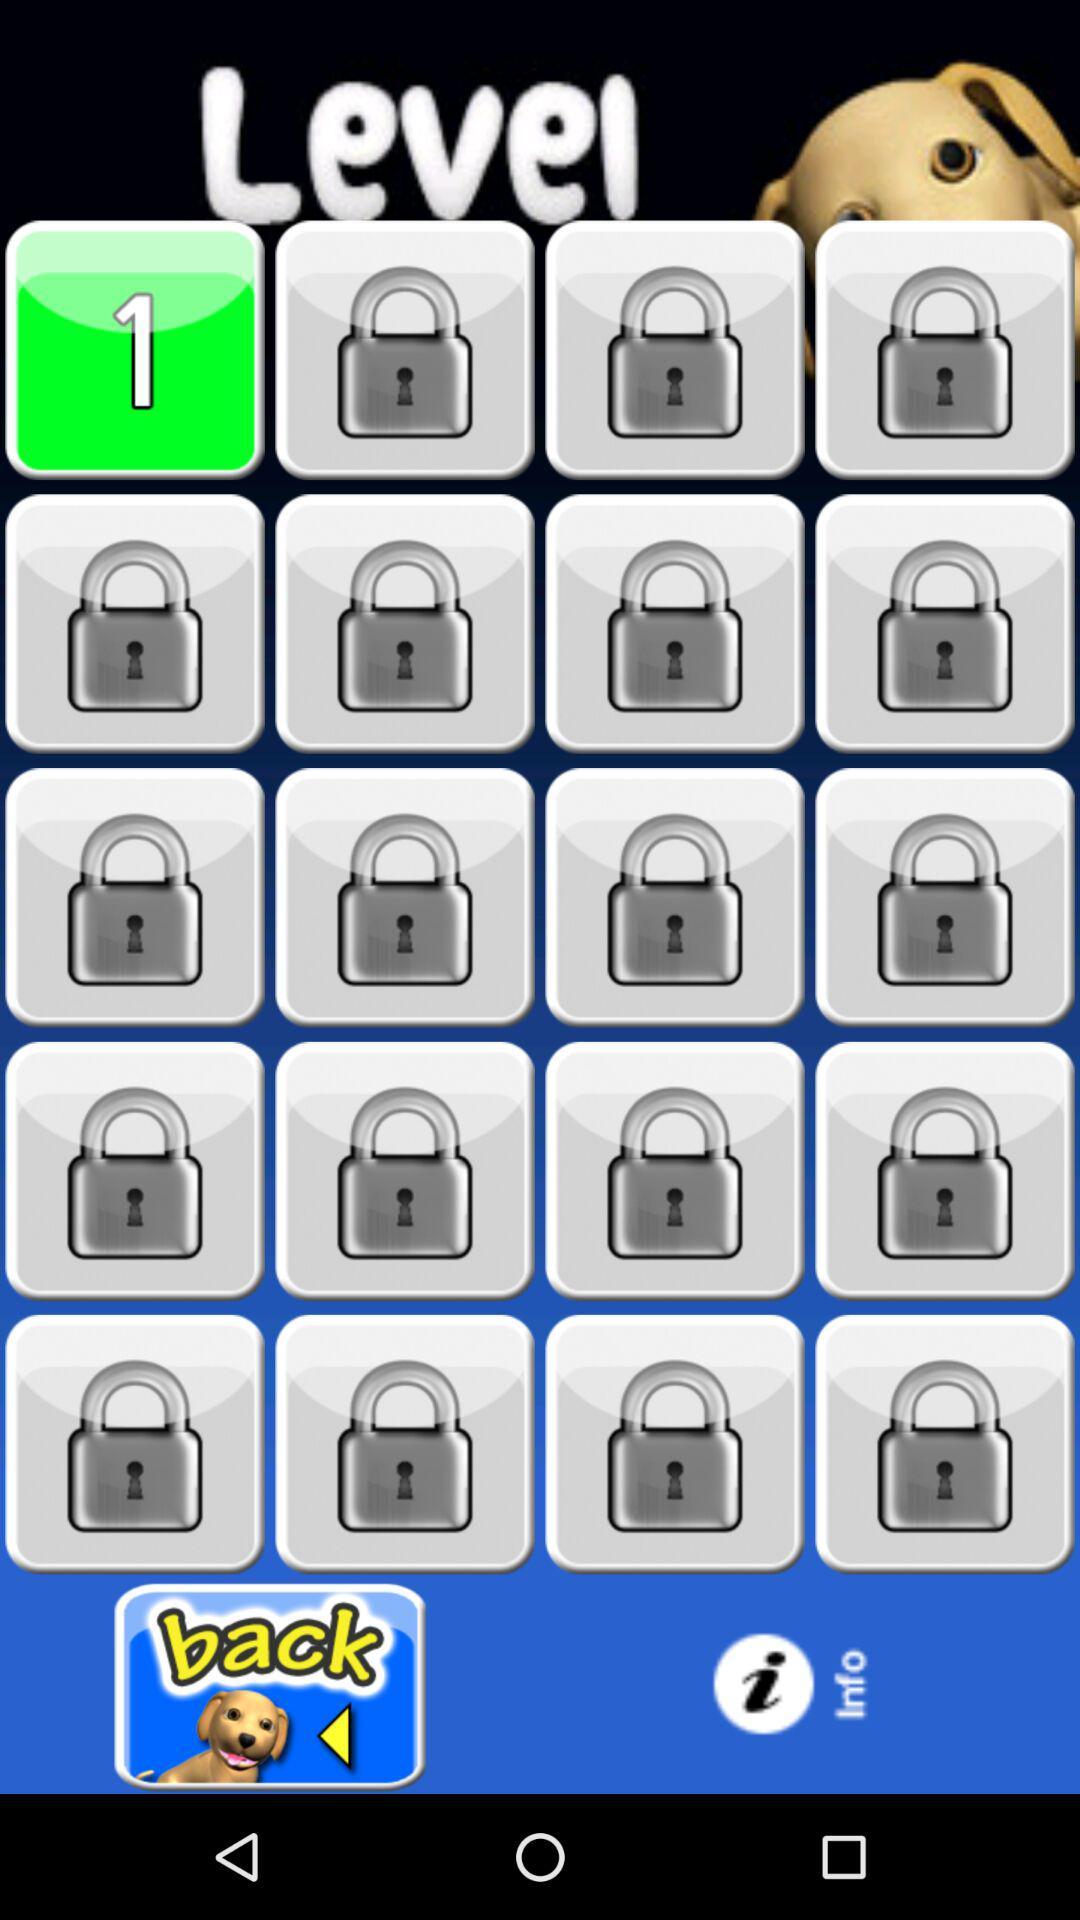  Describe the element at coordinates (135, 350) in the screenshot. I see `level` at that location.